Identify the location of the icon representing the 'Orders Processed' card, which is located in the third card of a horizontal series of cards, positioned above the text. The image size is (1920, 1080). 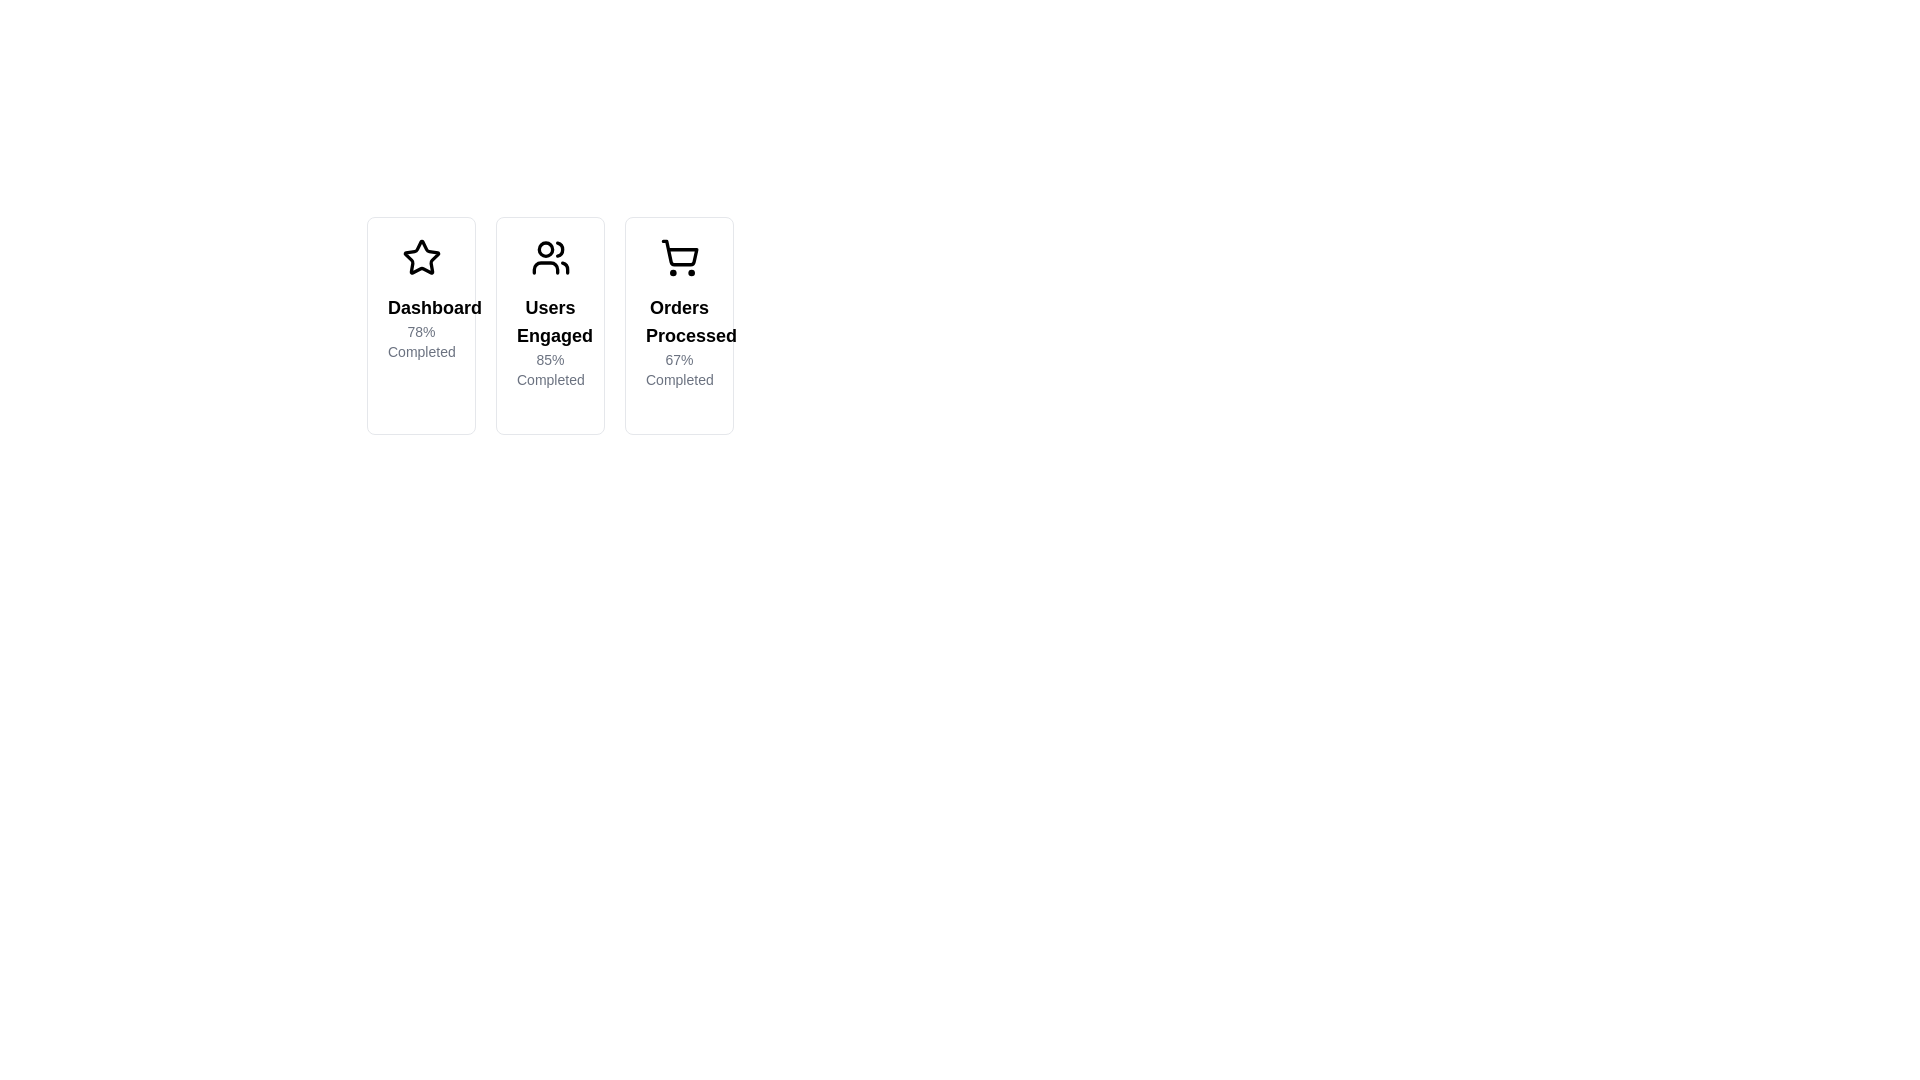
(679, 257).